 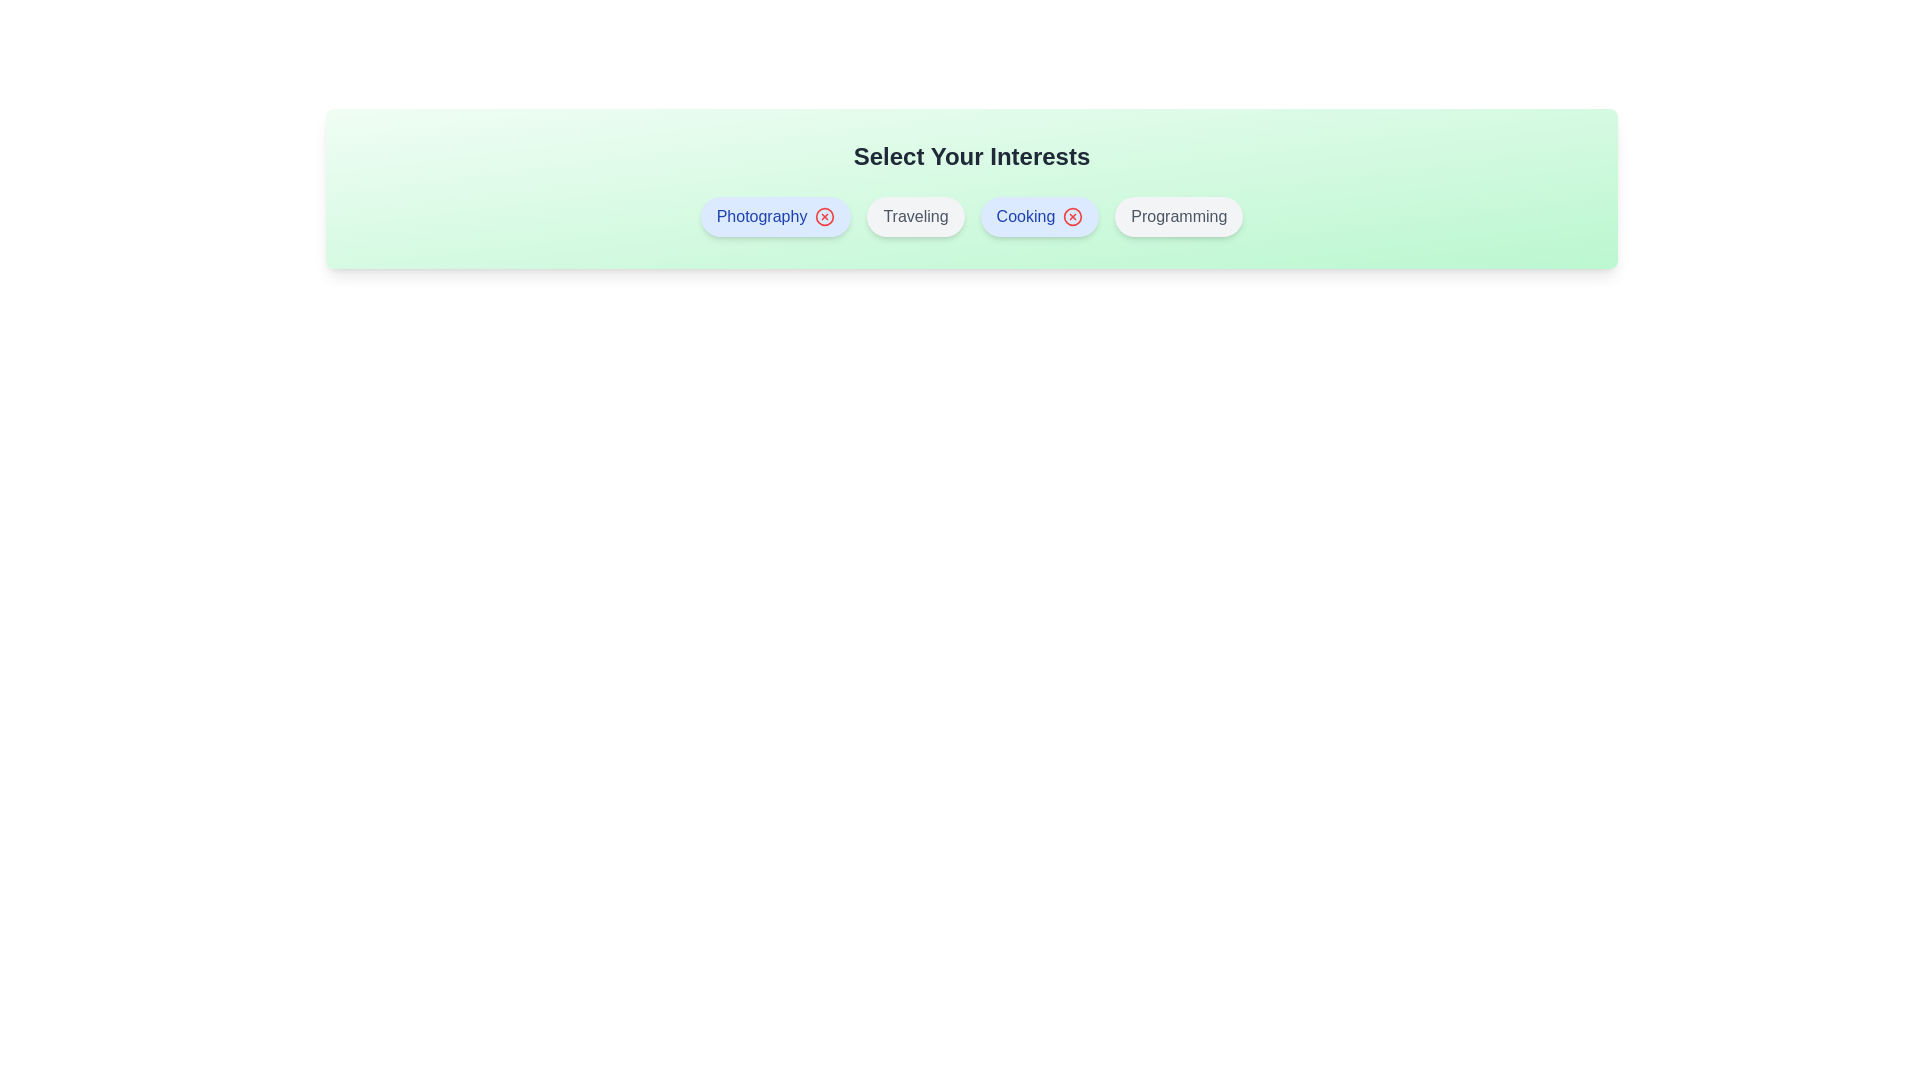 I want to click on the interest item Cooking, so click(x=1040, y=216).